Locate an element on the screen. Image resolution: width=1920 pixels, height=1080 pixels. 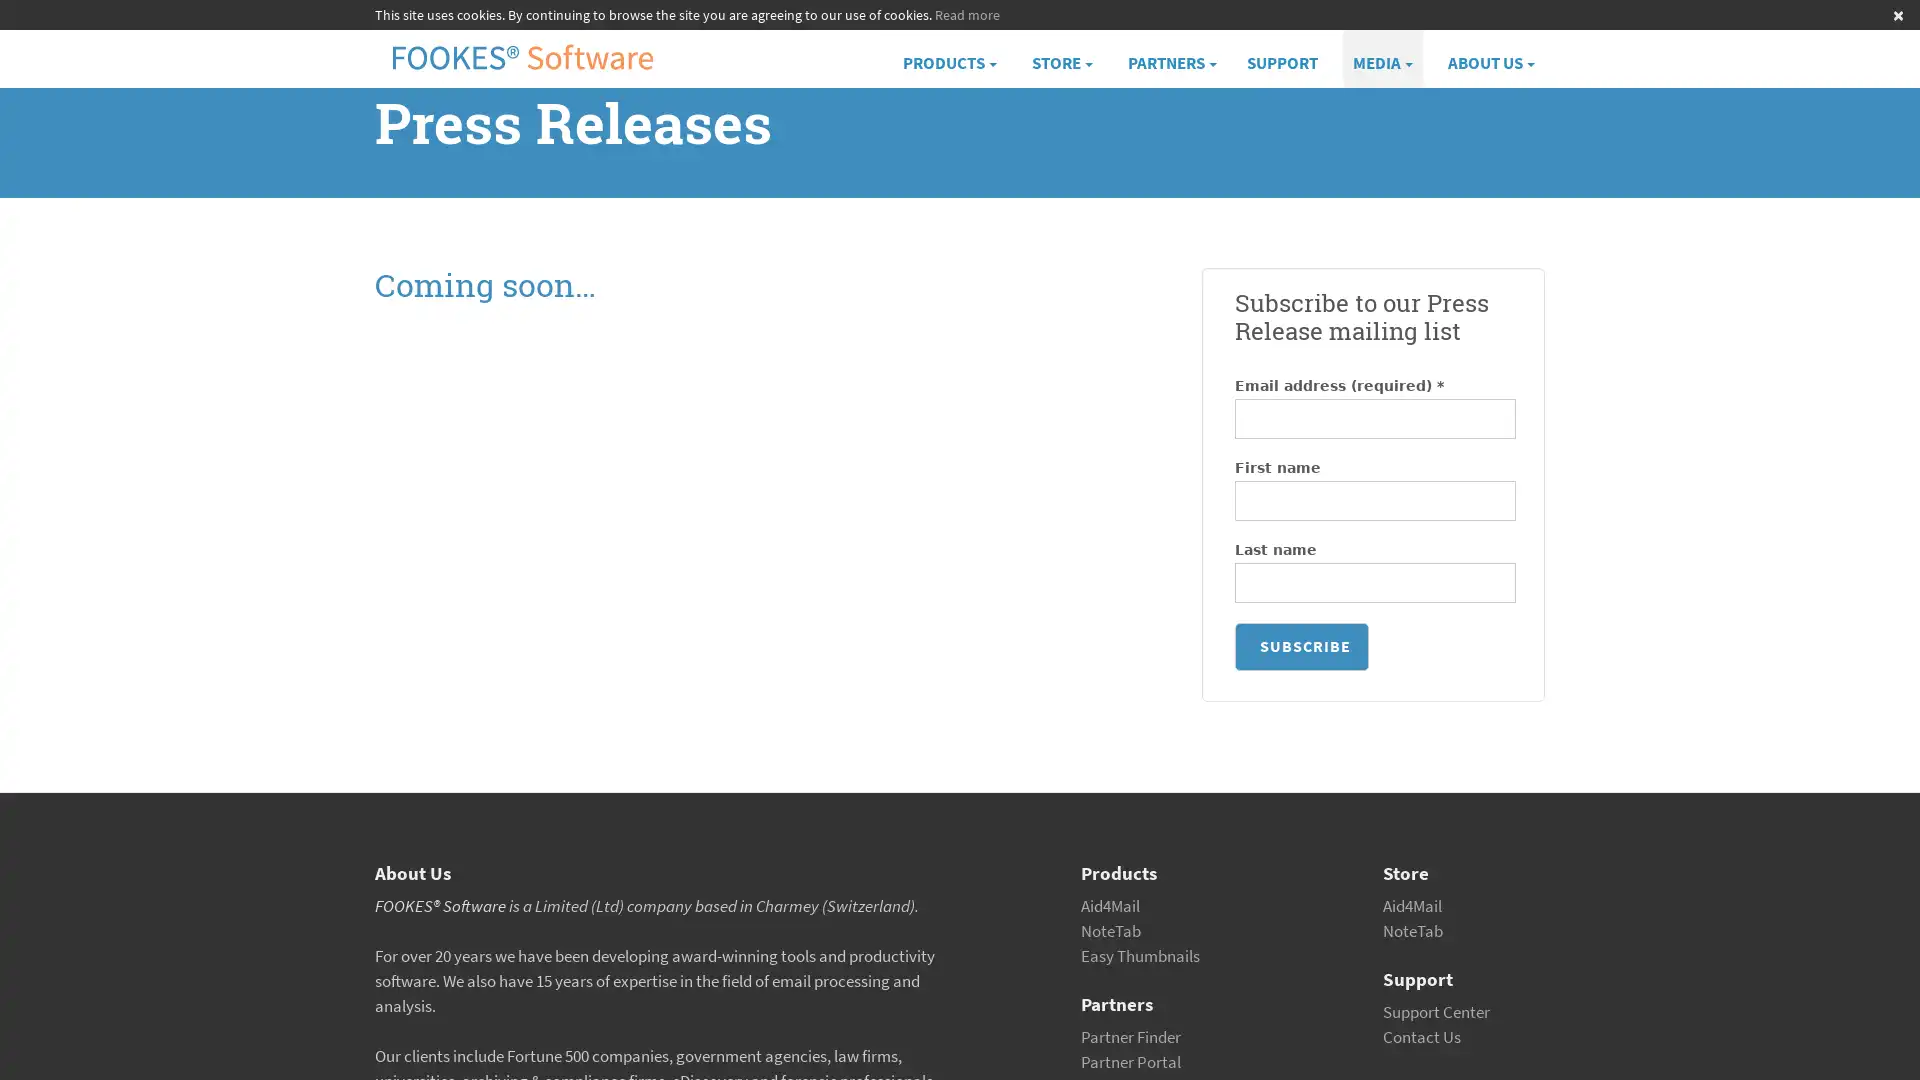
Subscribe is located at coordinates (1300, 647).